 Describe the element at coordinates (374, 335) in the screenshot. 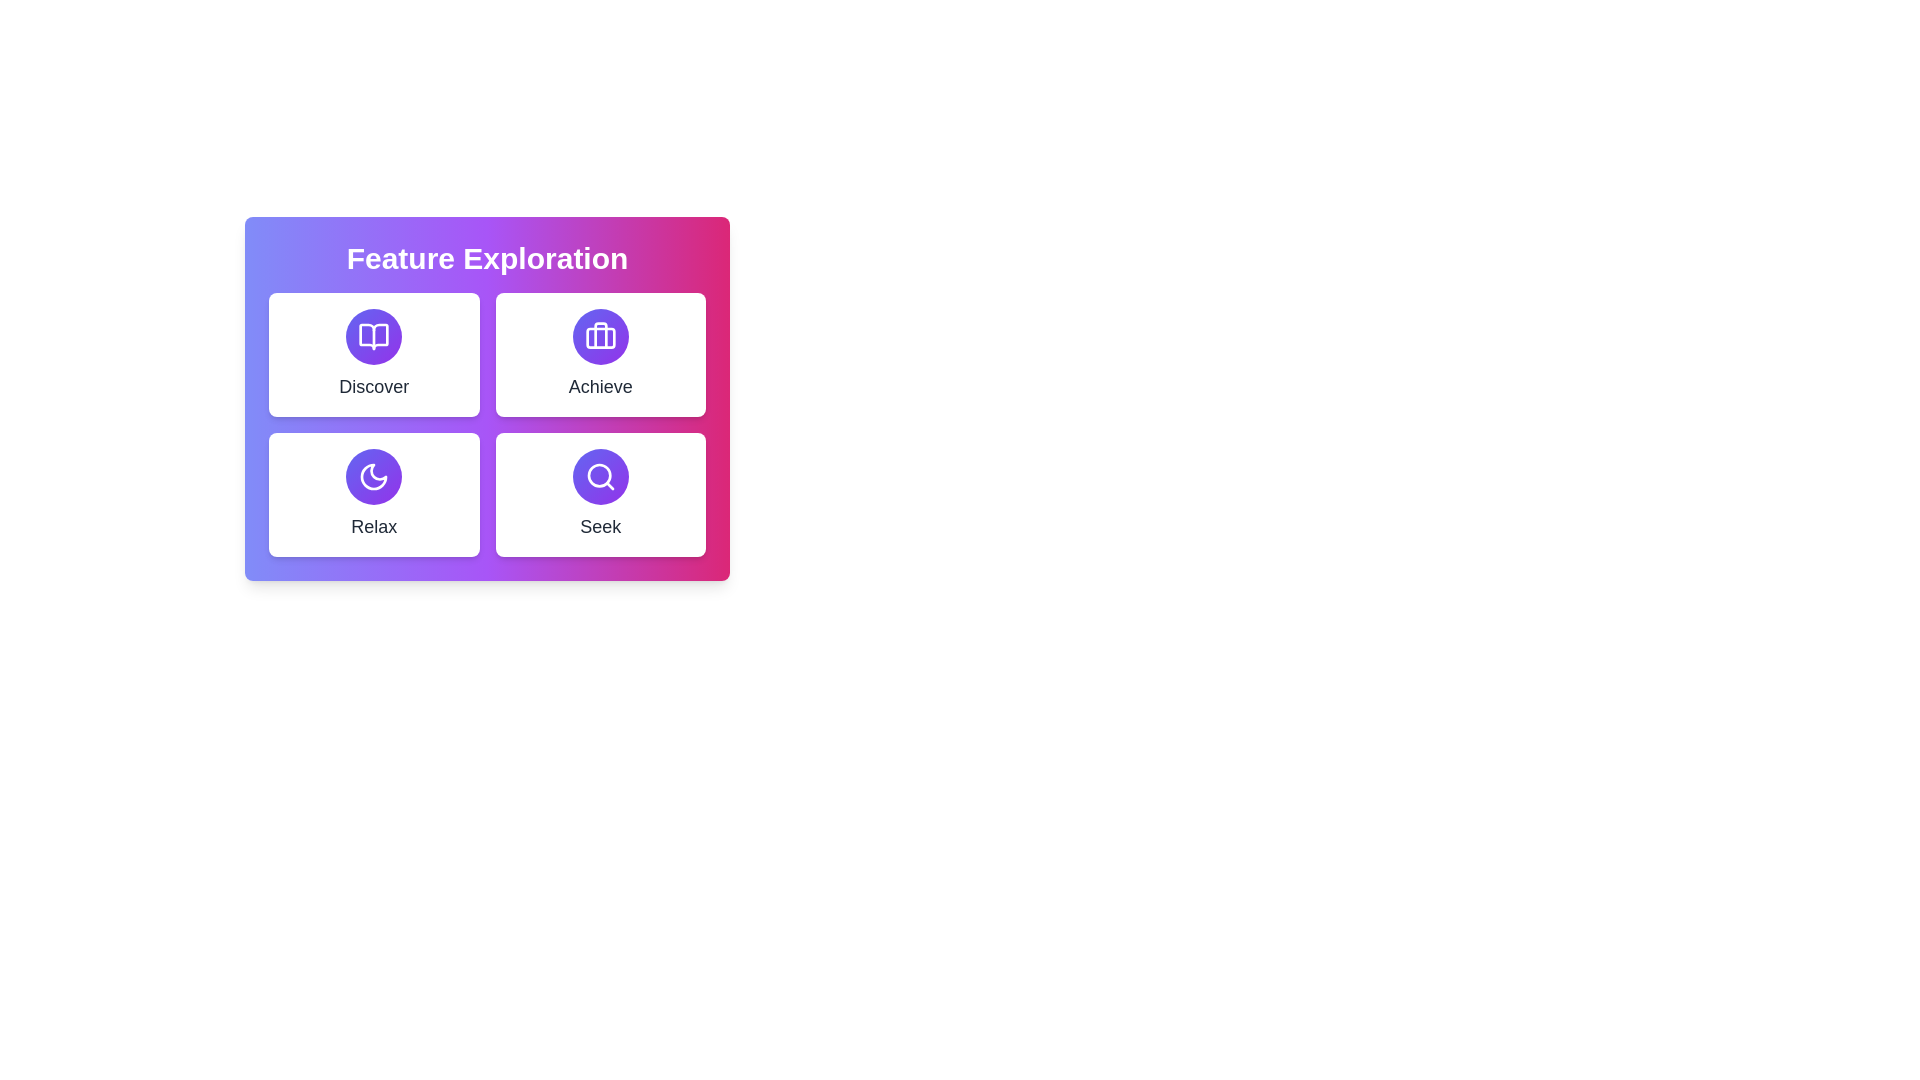

I see `the decorative 'Discover' icon located in the upper-left section of the 'Feature Exploration' card, positioned in the first row and first column of the grid layout` at that location.